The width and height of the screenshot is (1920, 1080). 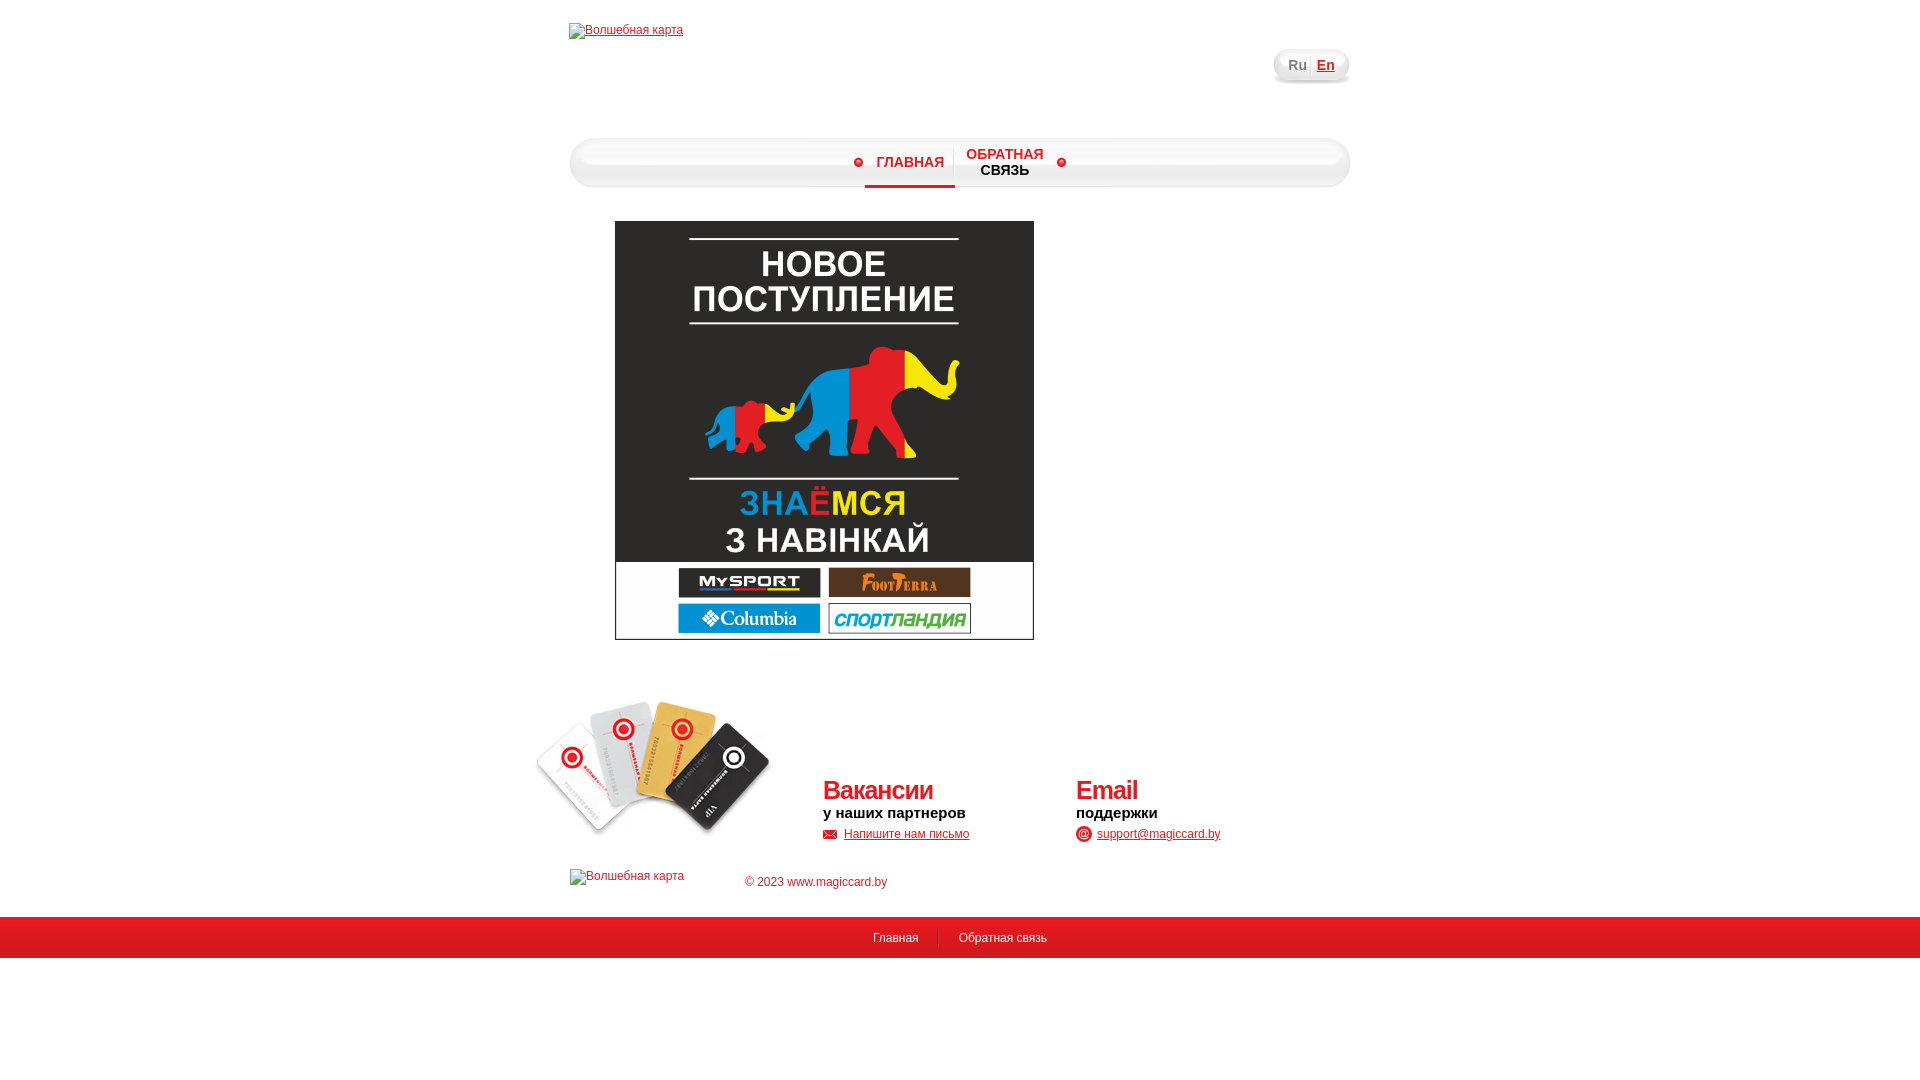 What do you see at coordinates (1325, 64) in the screenshot?
I see `'En'` at bounding box center [1325, 64].